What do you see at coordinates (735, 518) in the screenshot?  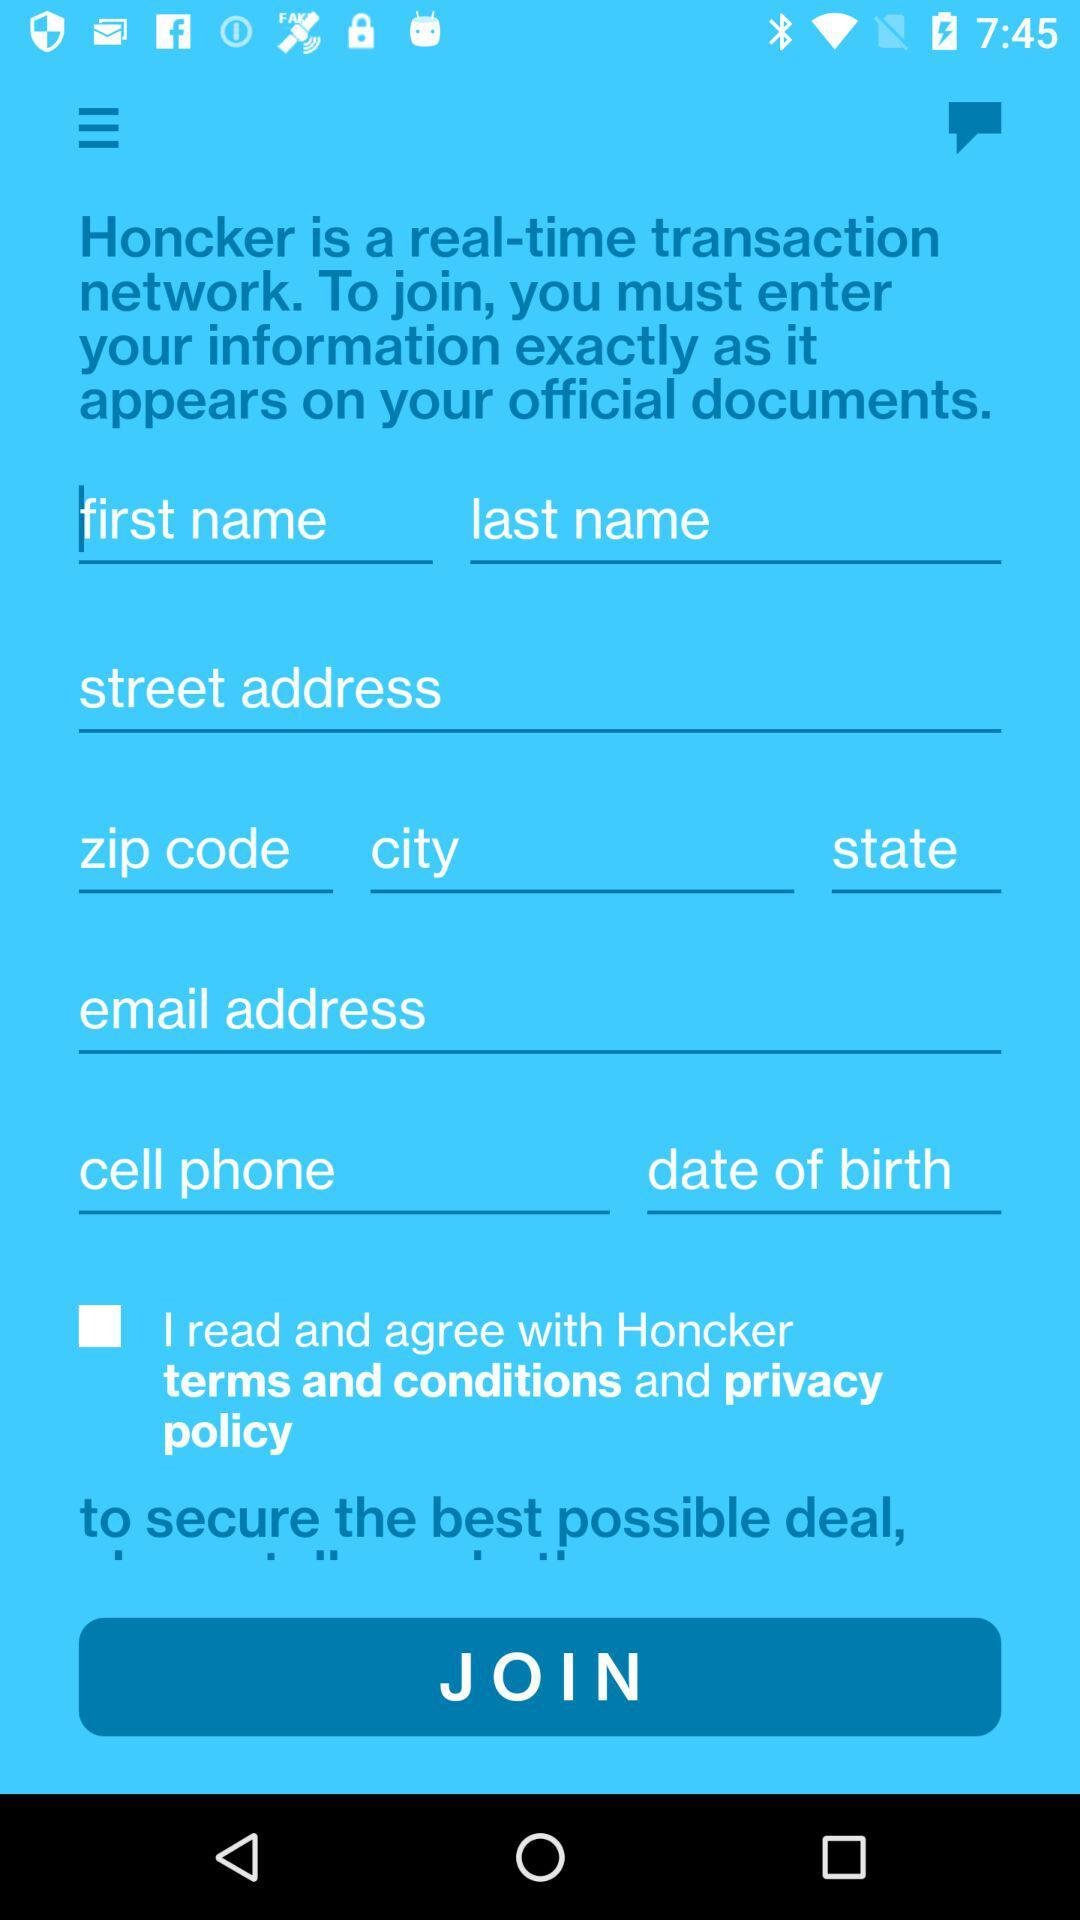 I see `last name` at bounding box center [735, 518].